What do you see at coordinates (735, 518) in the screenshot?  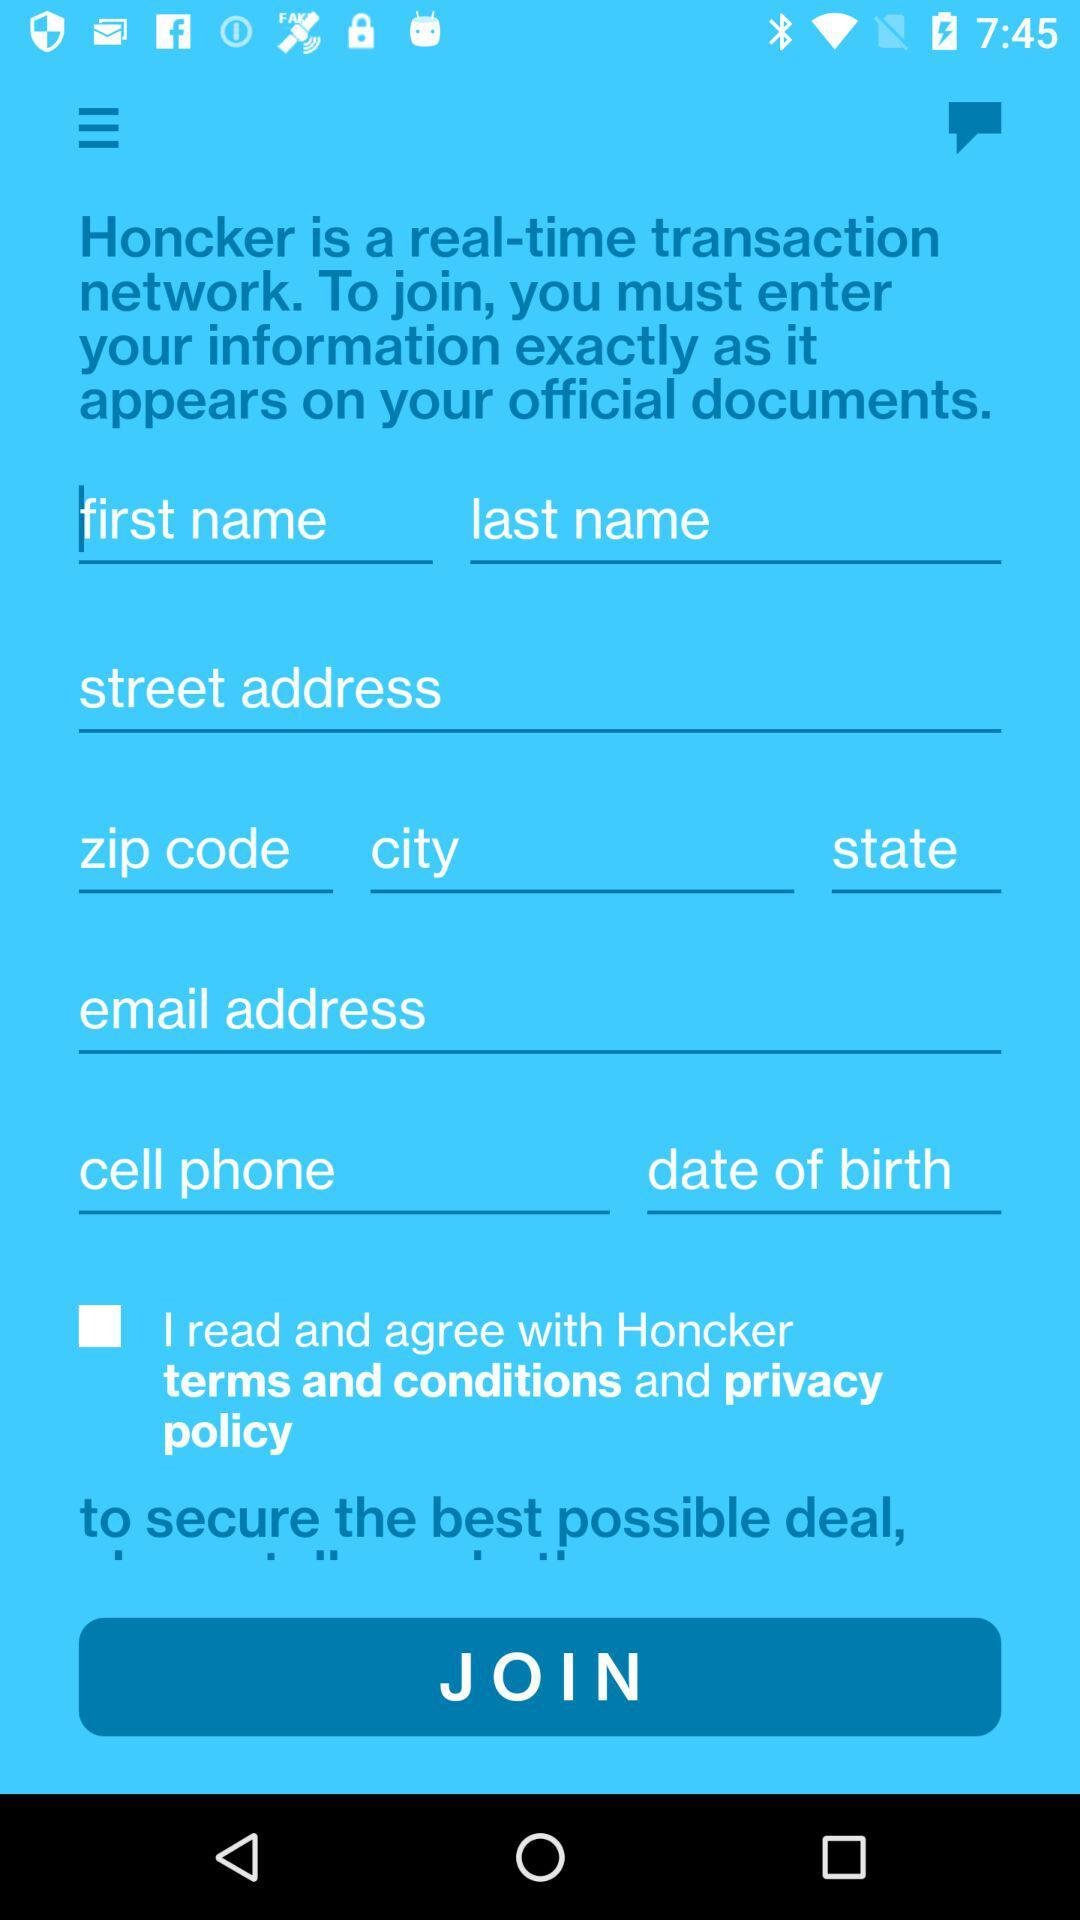 I see `last name` at bounding box center [735, 518].